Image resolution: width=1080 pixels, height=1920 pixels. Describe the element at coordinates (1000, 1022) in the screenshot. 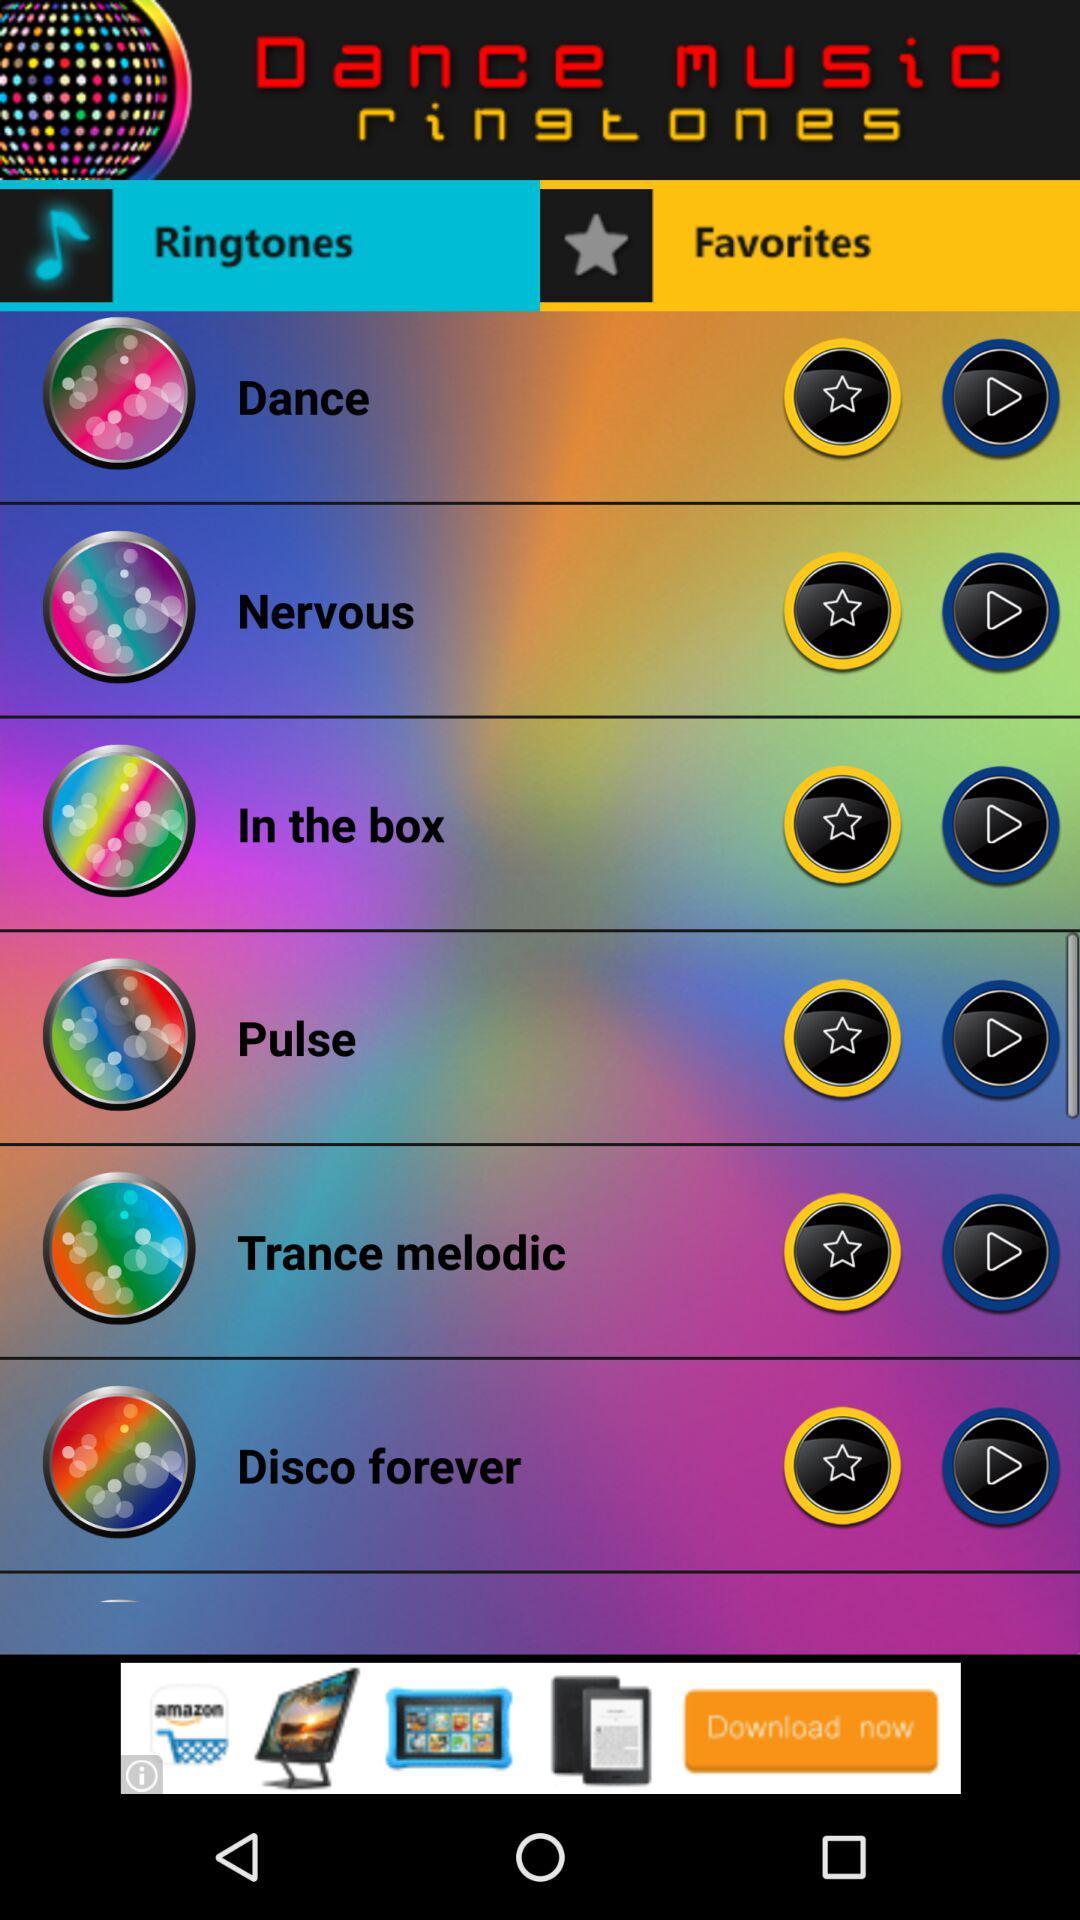

I see `song` at that location.